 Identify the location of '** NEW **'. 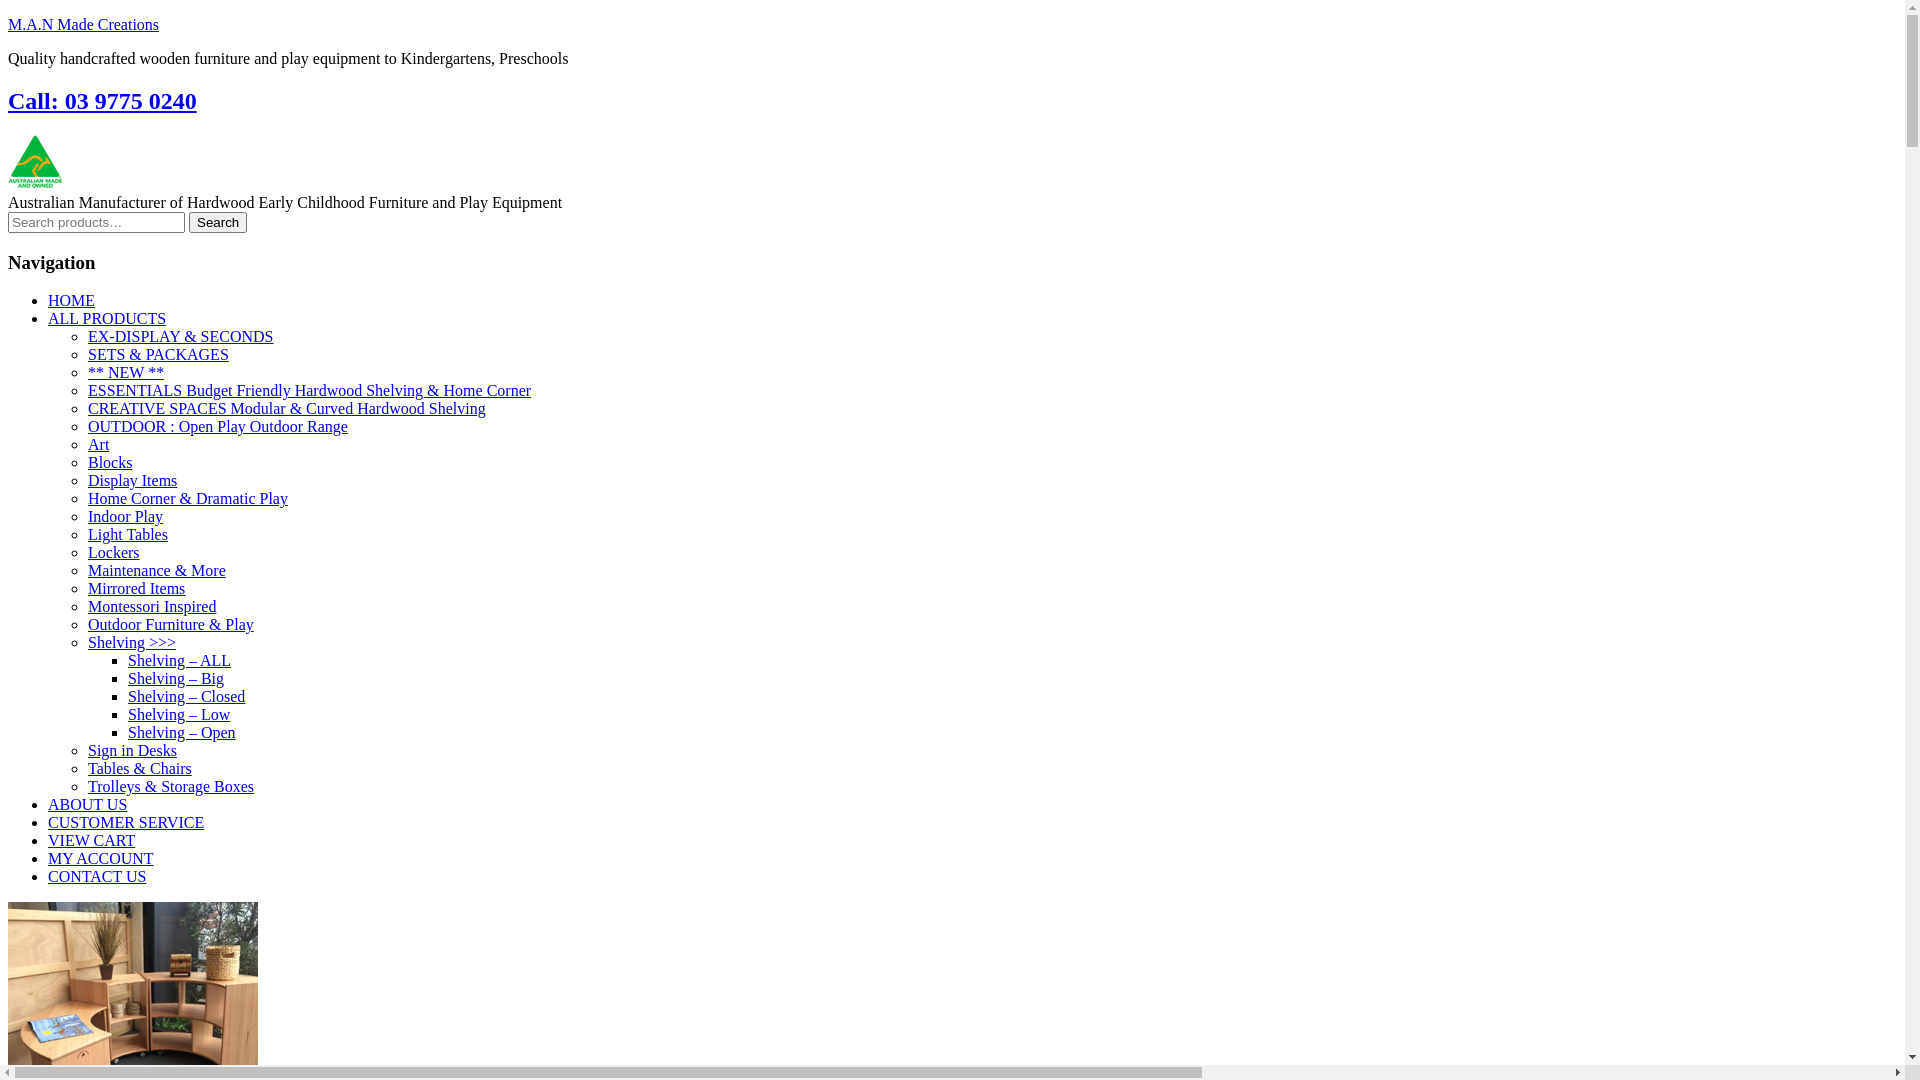
(124, 372).